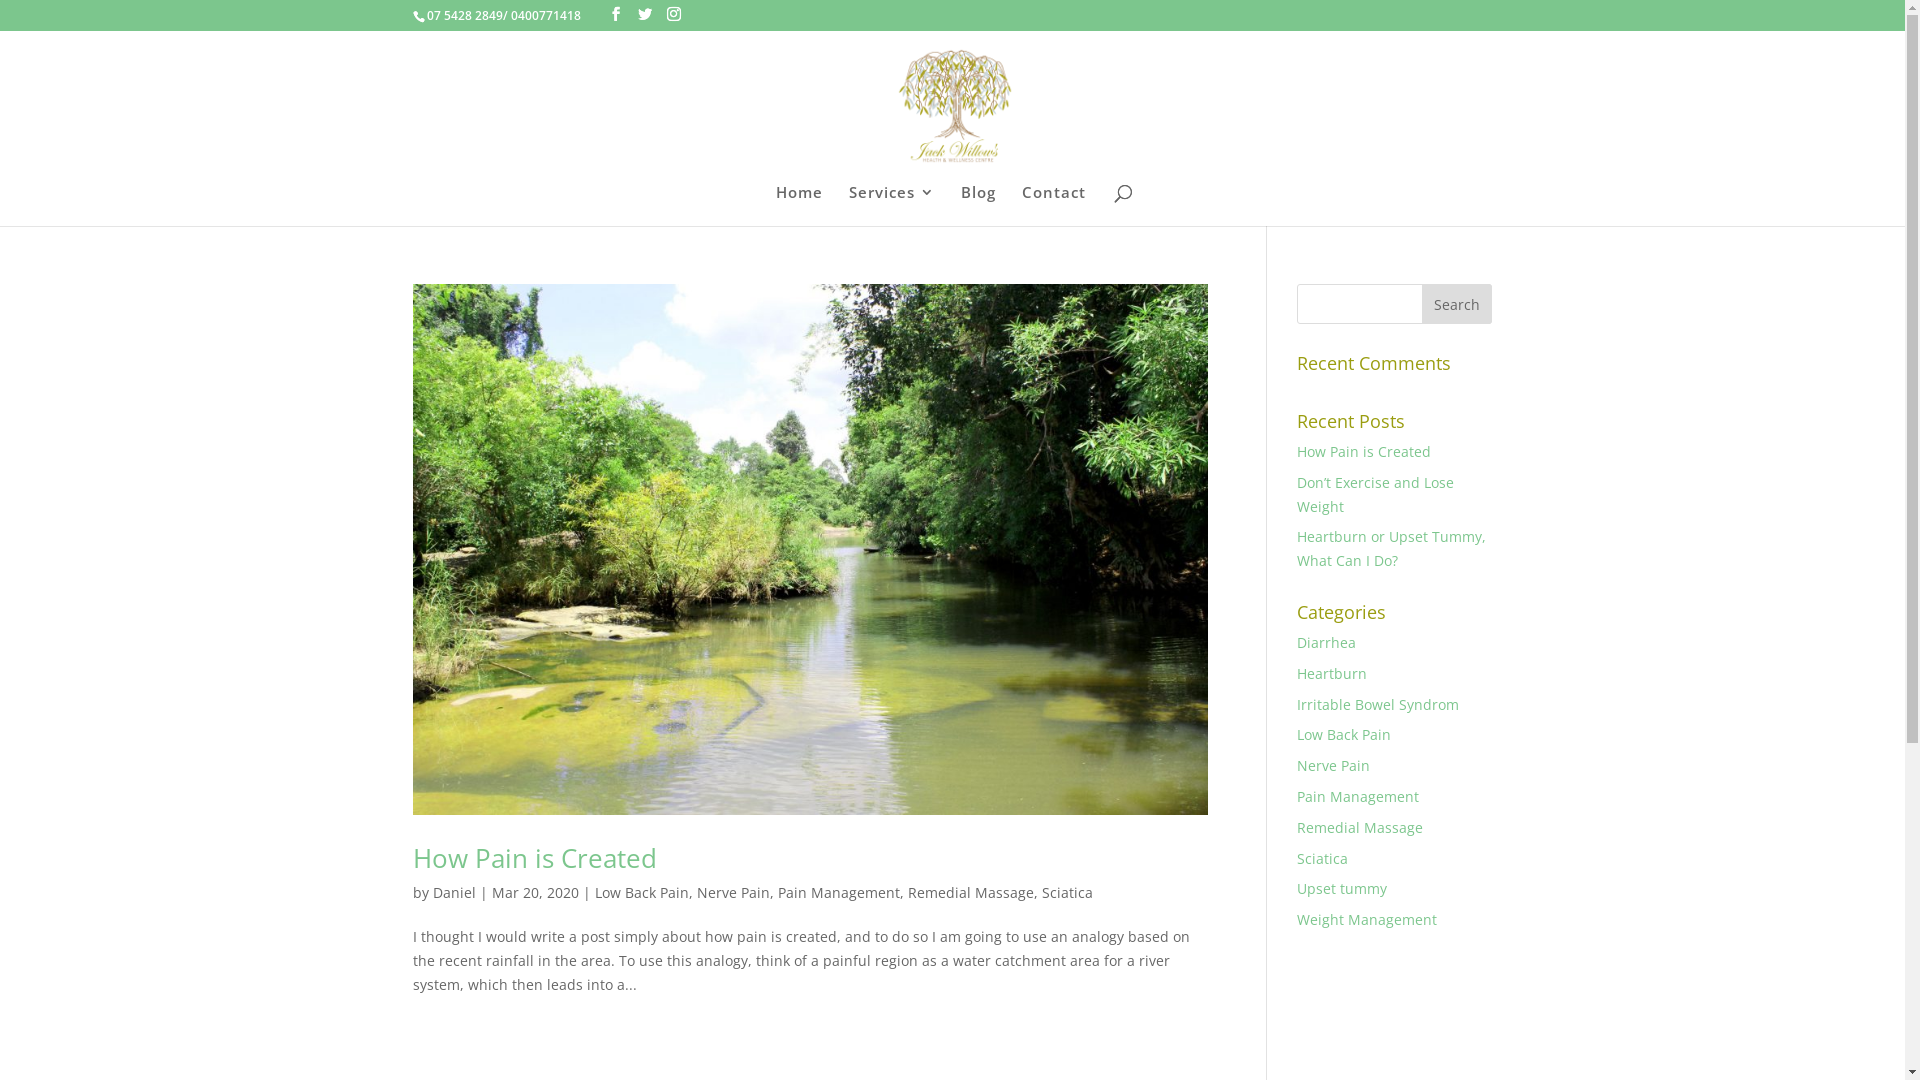 This screenshot has width=1920, height=1080. Describe the element at coordinates (839, 891) in the screenshot. I see `'Pain Management'` at that location.